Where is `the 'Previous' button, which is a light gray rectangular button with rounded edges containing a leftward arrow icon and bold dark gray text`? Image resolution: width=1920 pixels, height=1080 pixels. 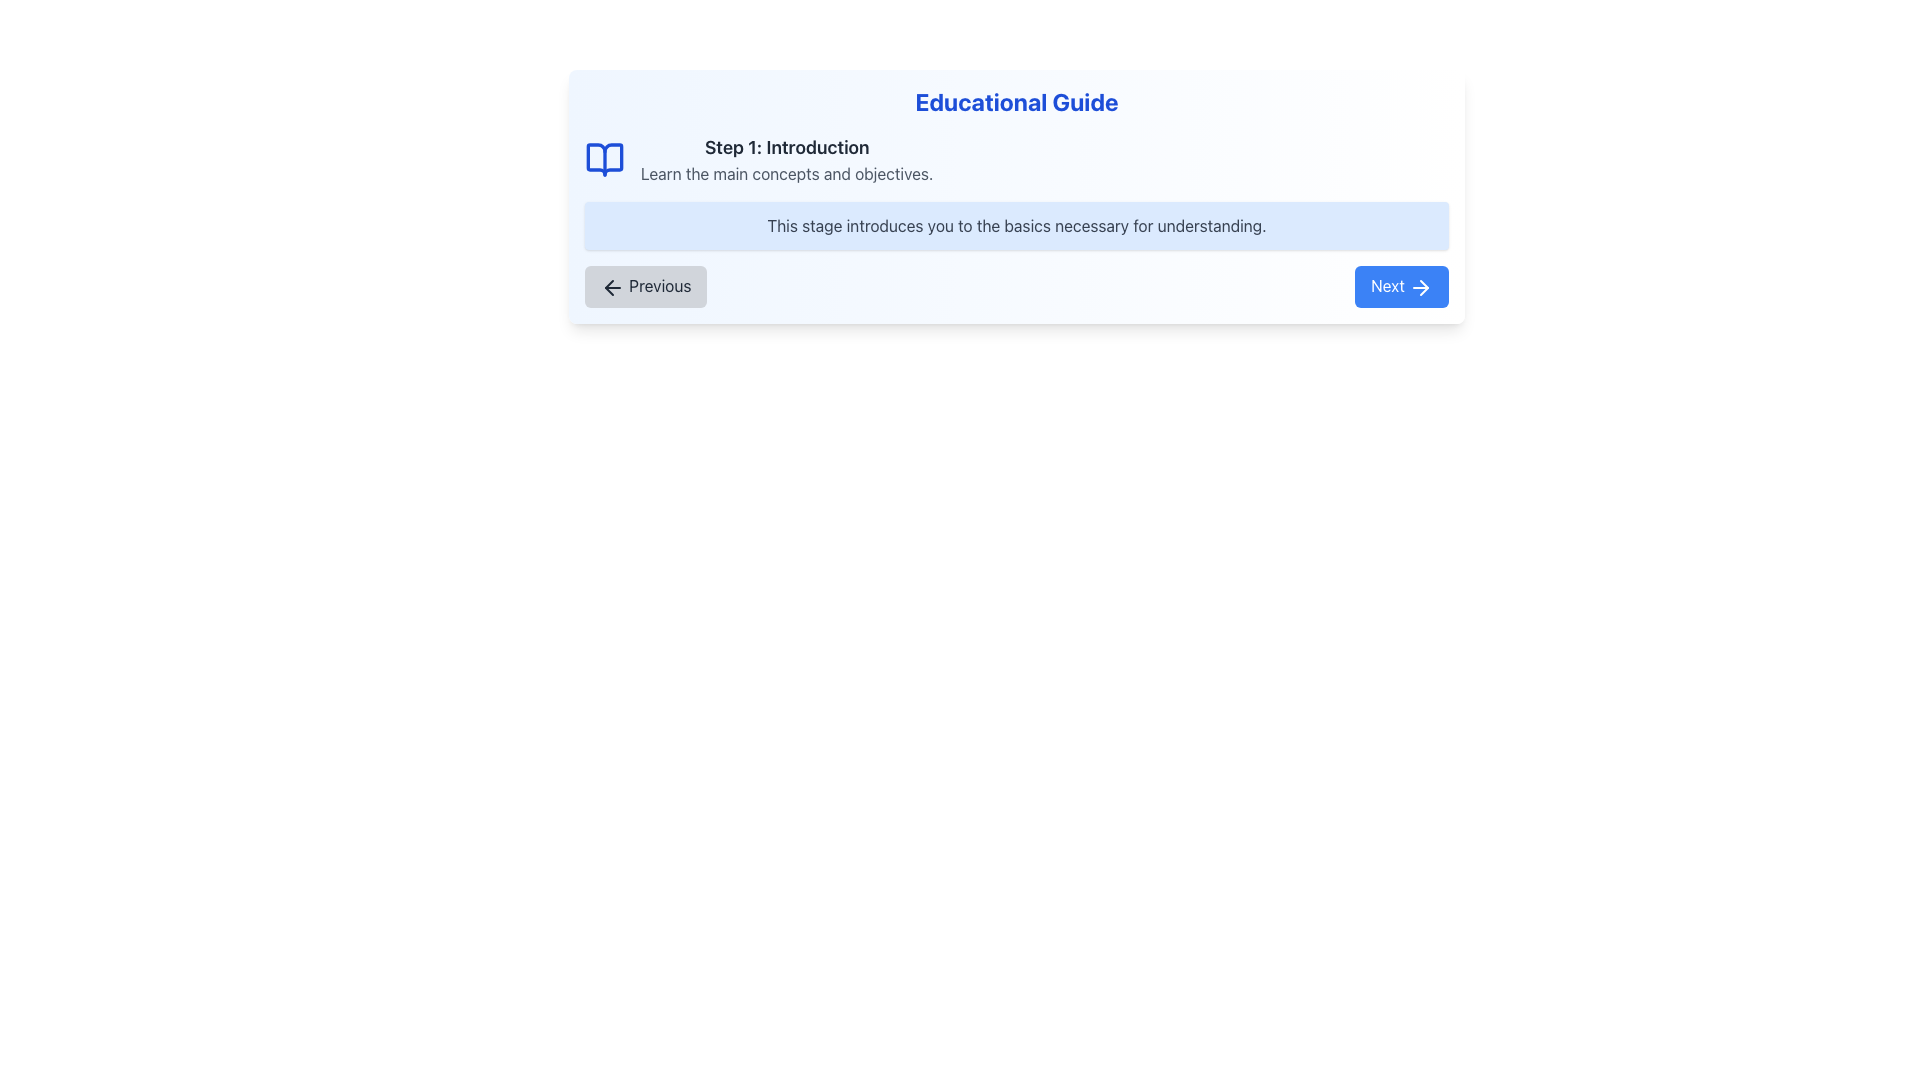 the 'Previous' button, which is a light gray rectangular button with rounded edges containing a leftward arrow icon and bold dark gray text is located at coordinates (646, 286).